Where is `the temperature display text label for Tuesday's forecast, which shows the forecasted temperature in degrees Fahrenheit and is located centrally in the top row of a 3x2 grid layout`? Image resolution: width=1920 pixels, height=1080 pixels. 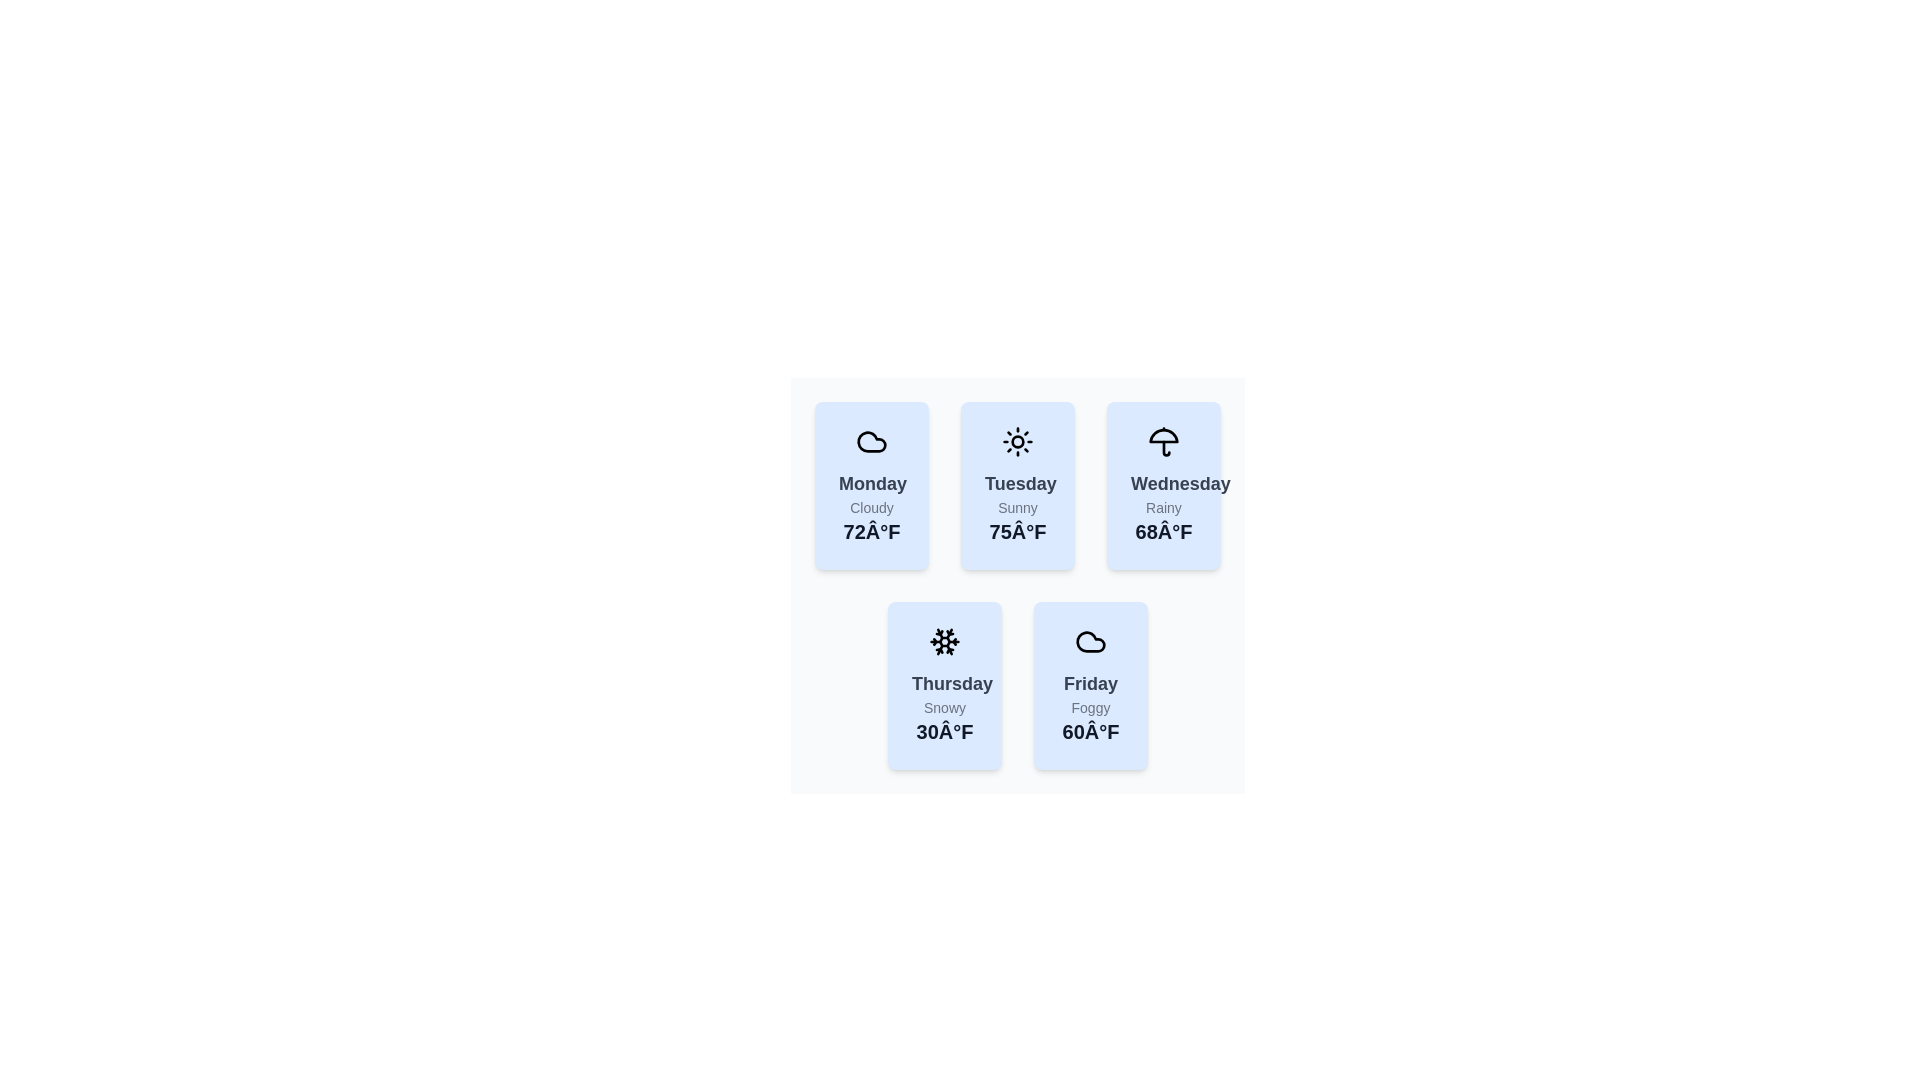
the temperature display text label for Tuesday's forecast, which shows the forecasted temperature in degrees Fahrenheit and is located centrally in the top row of a 3x2 grid layout is located at coordinates (1017, 531).